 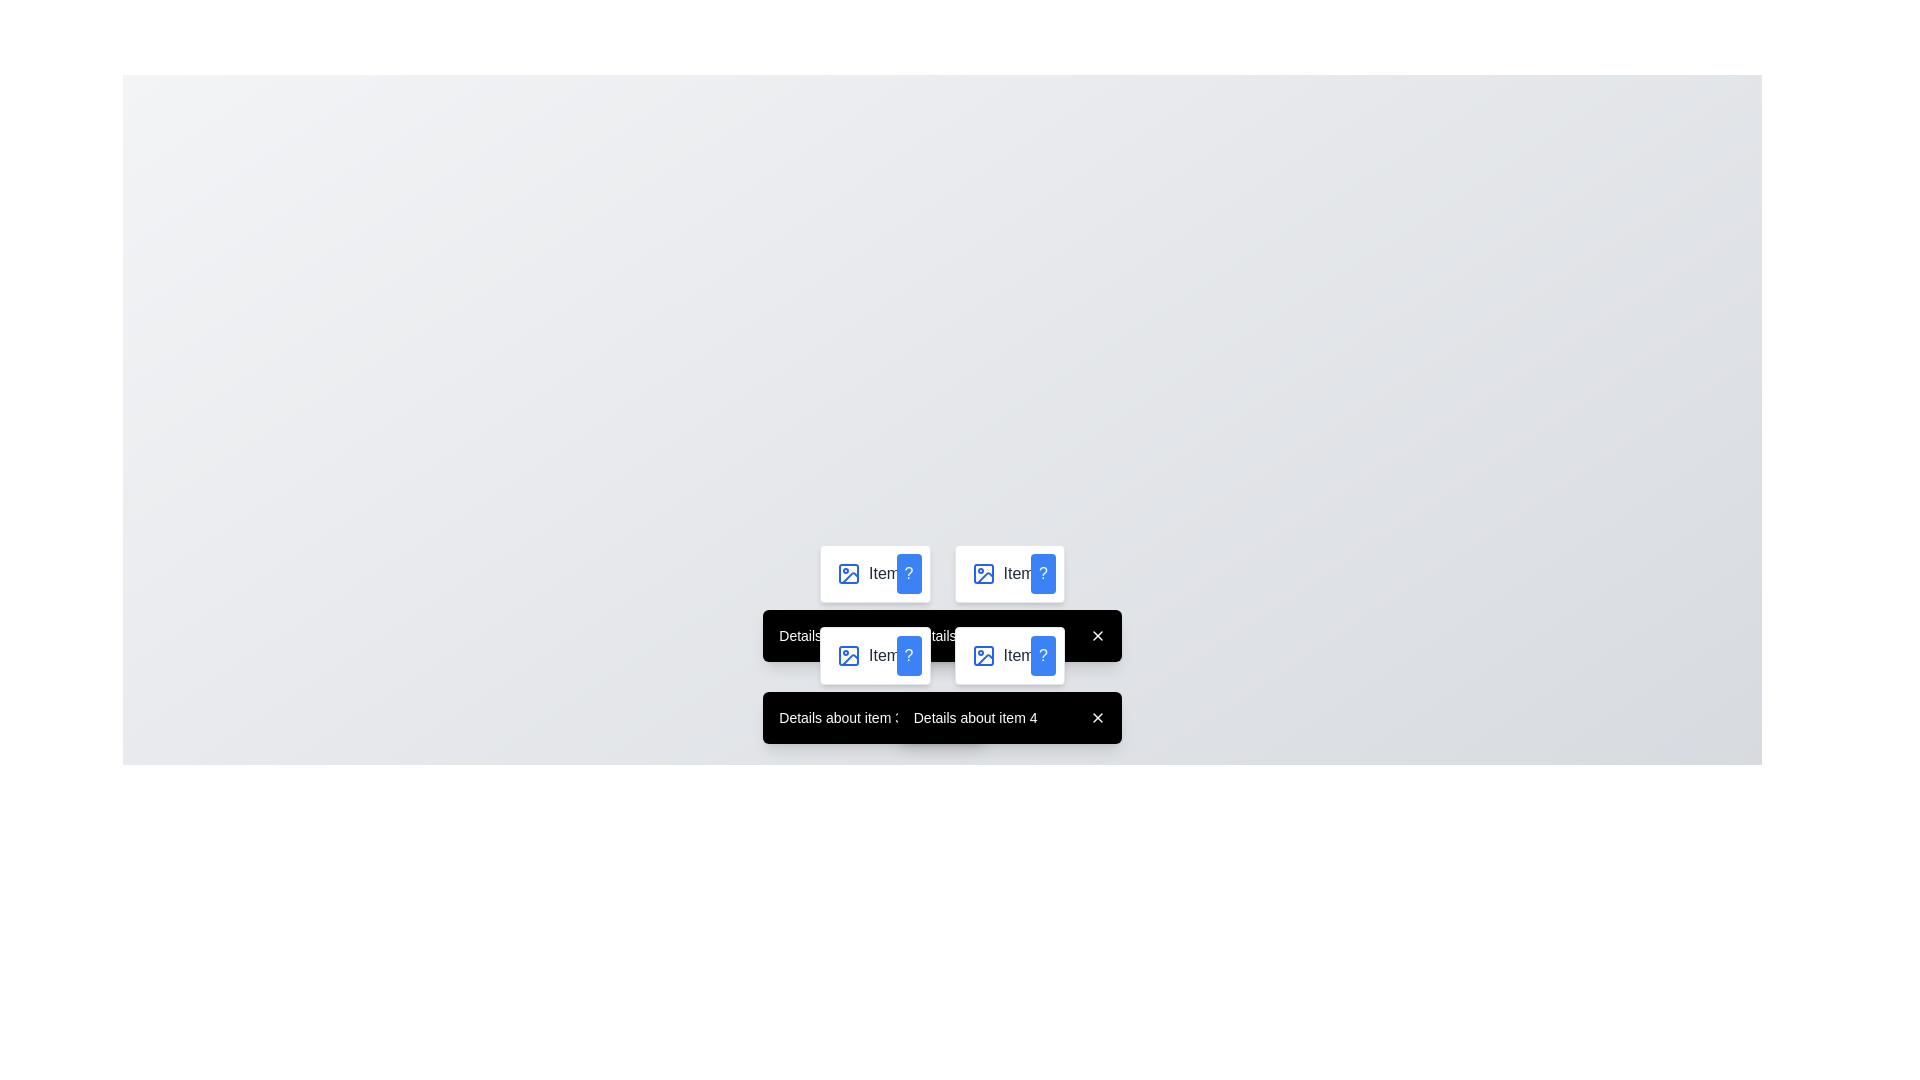 What do you see at coordinates (983, 655) in the screenshot?
I see `the blue rectangle with rounded corners that serves as the base shape of the SVG icon to identify the icon` at bounding box center [983, 655].